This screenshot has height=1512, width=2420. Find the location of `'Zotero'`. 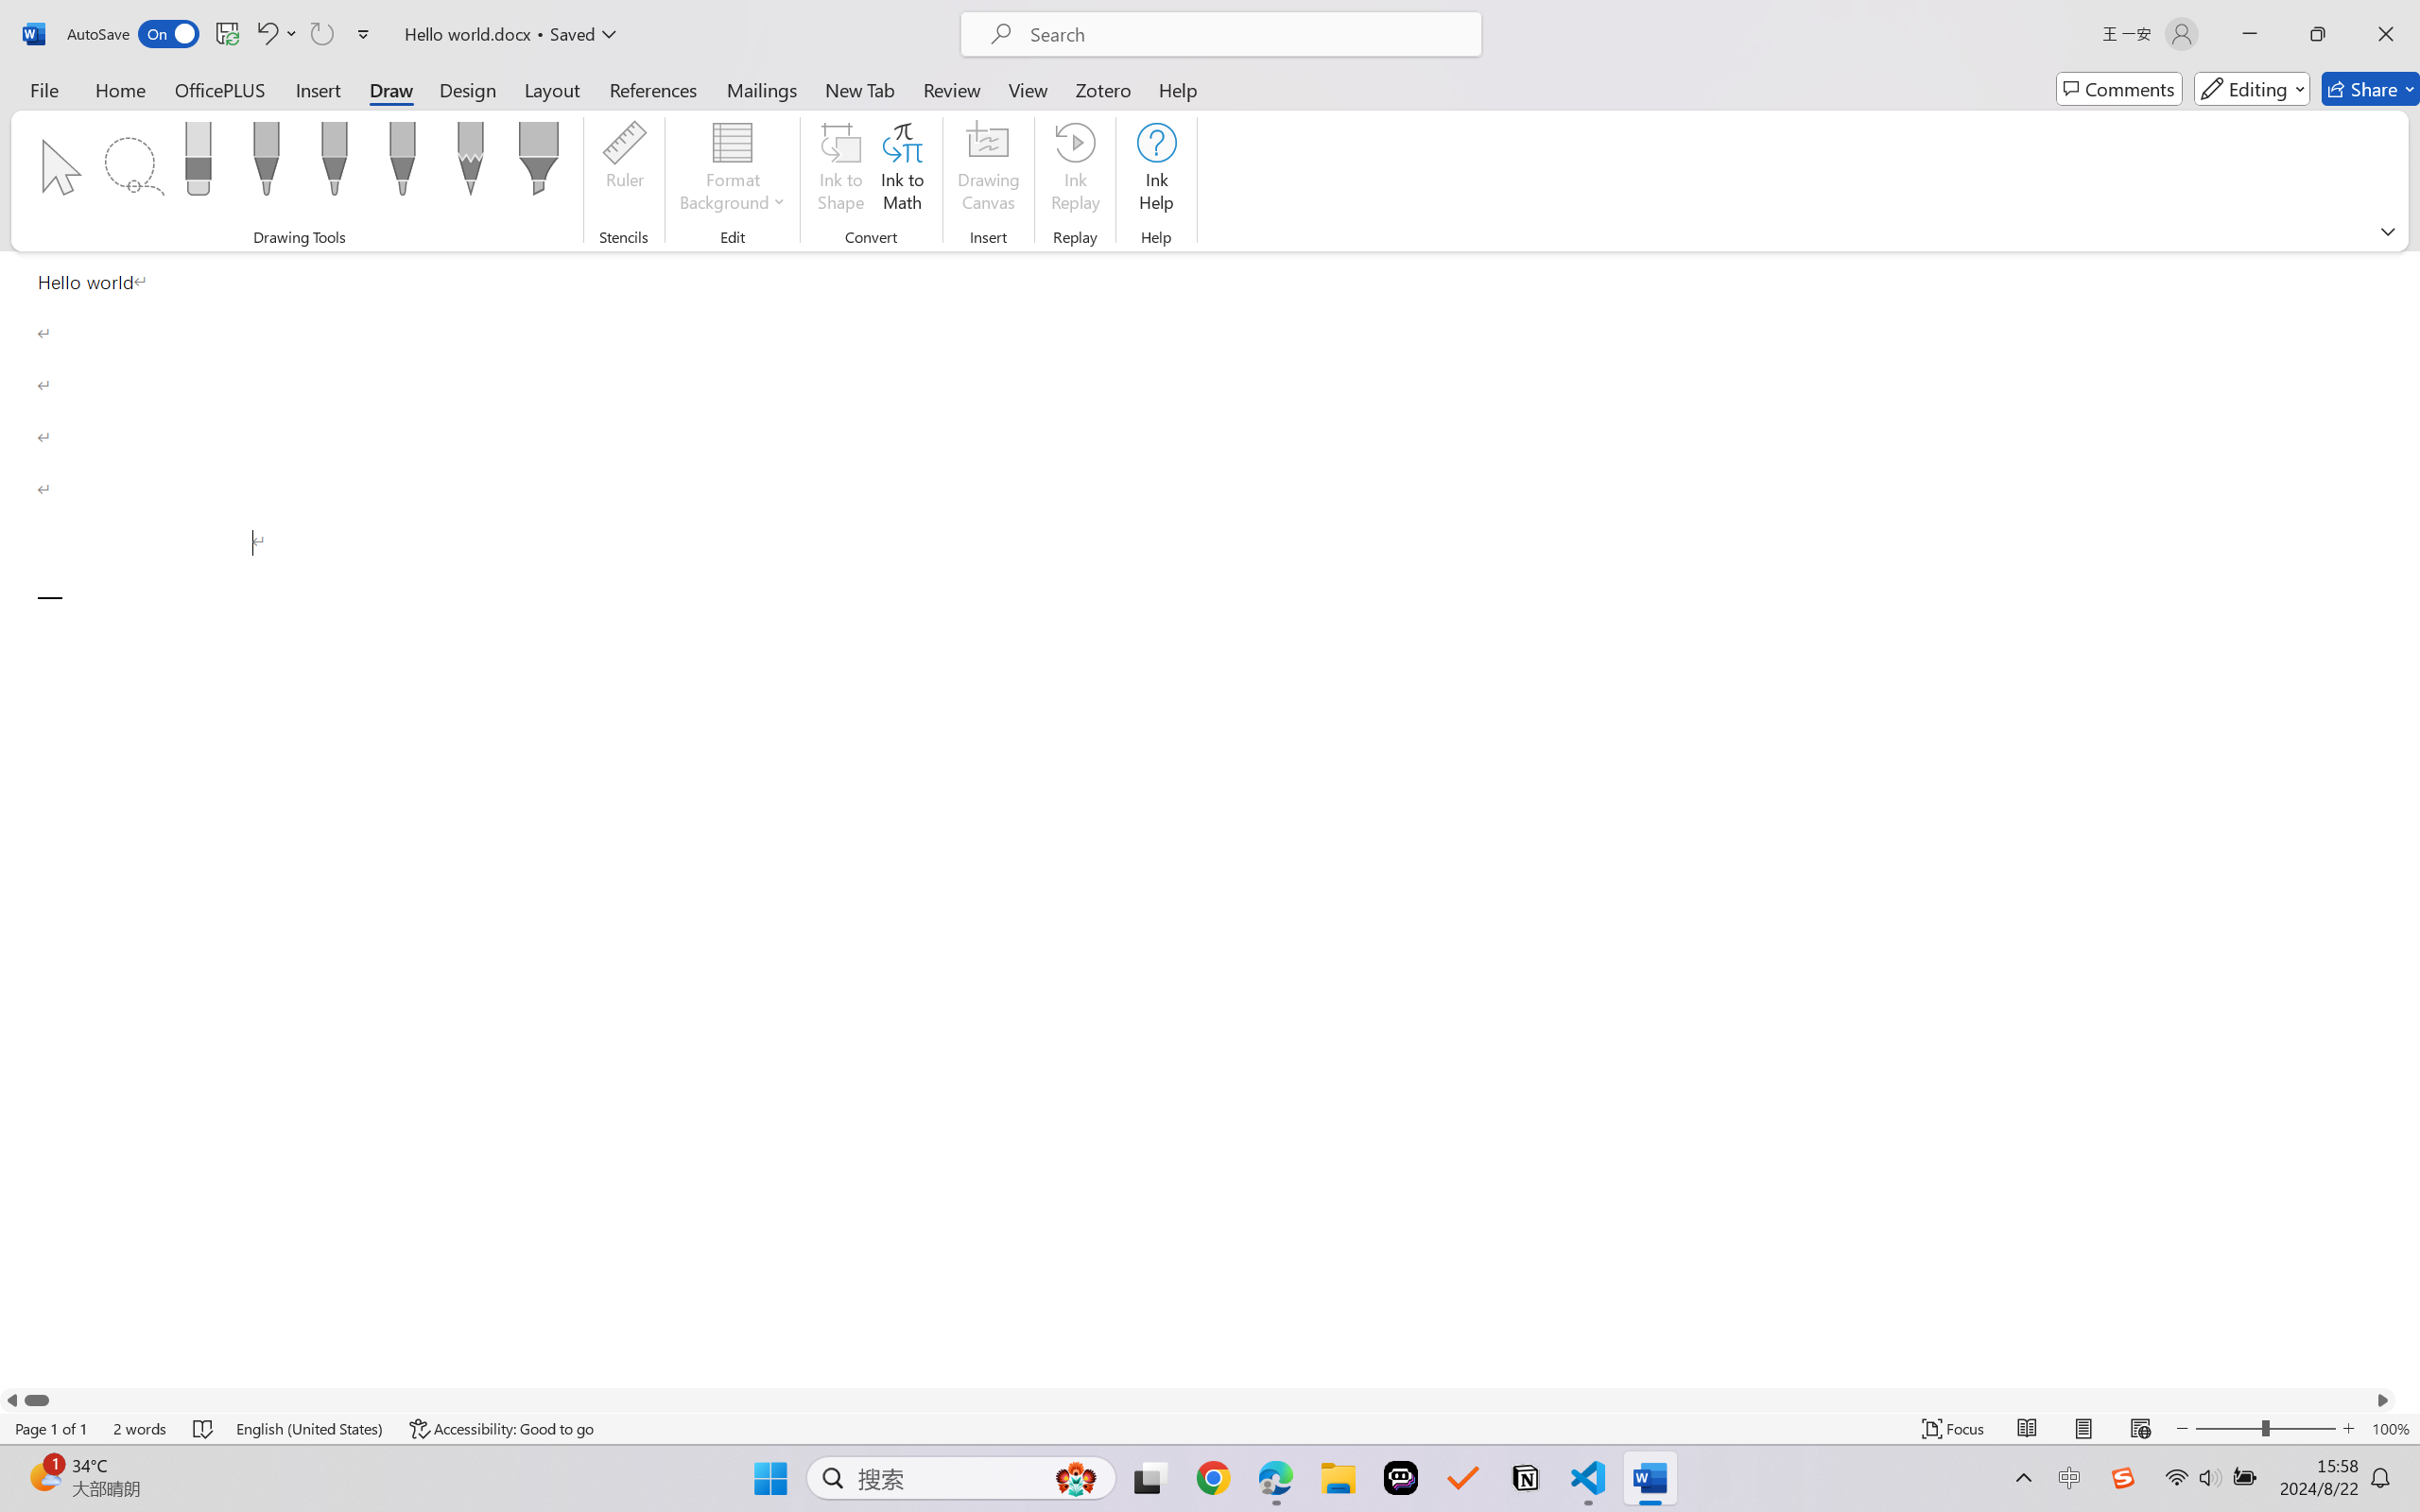

'Zotero' is located at coordinates (1102, 88).